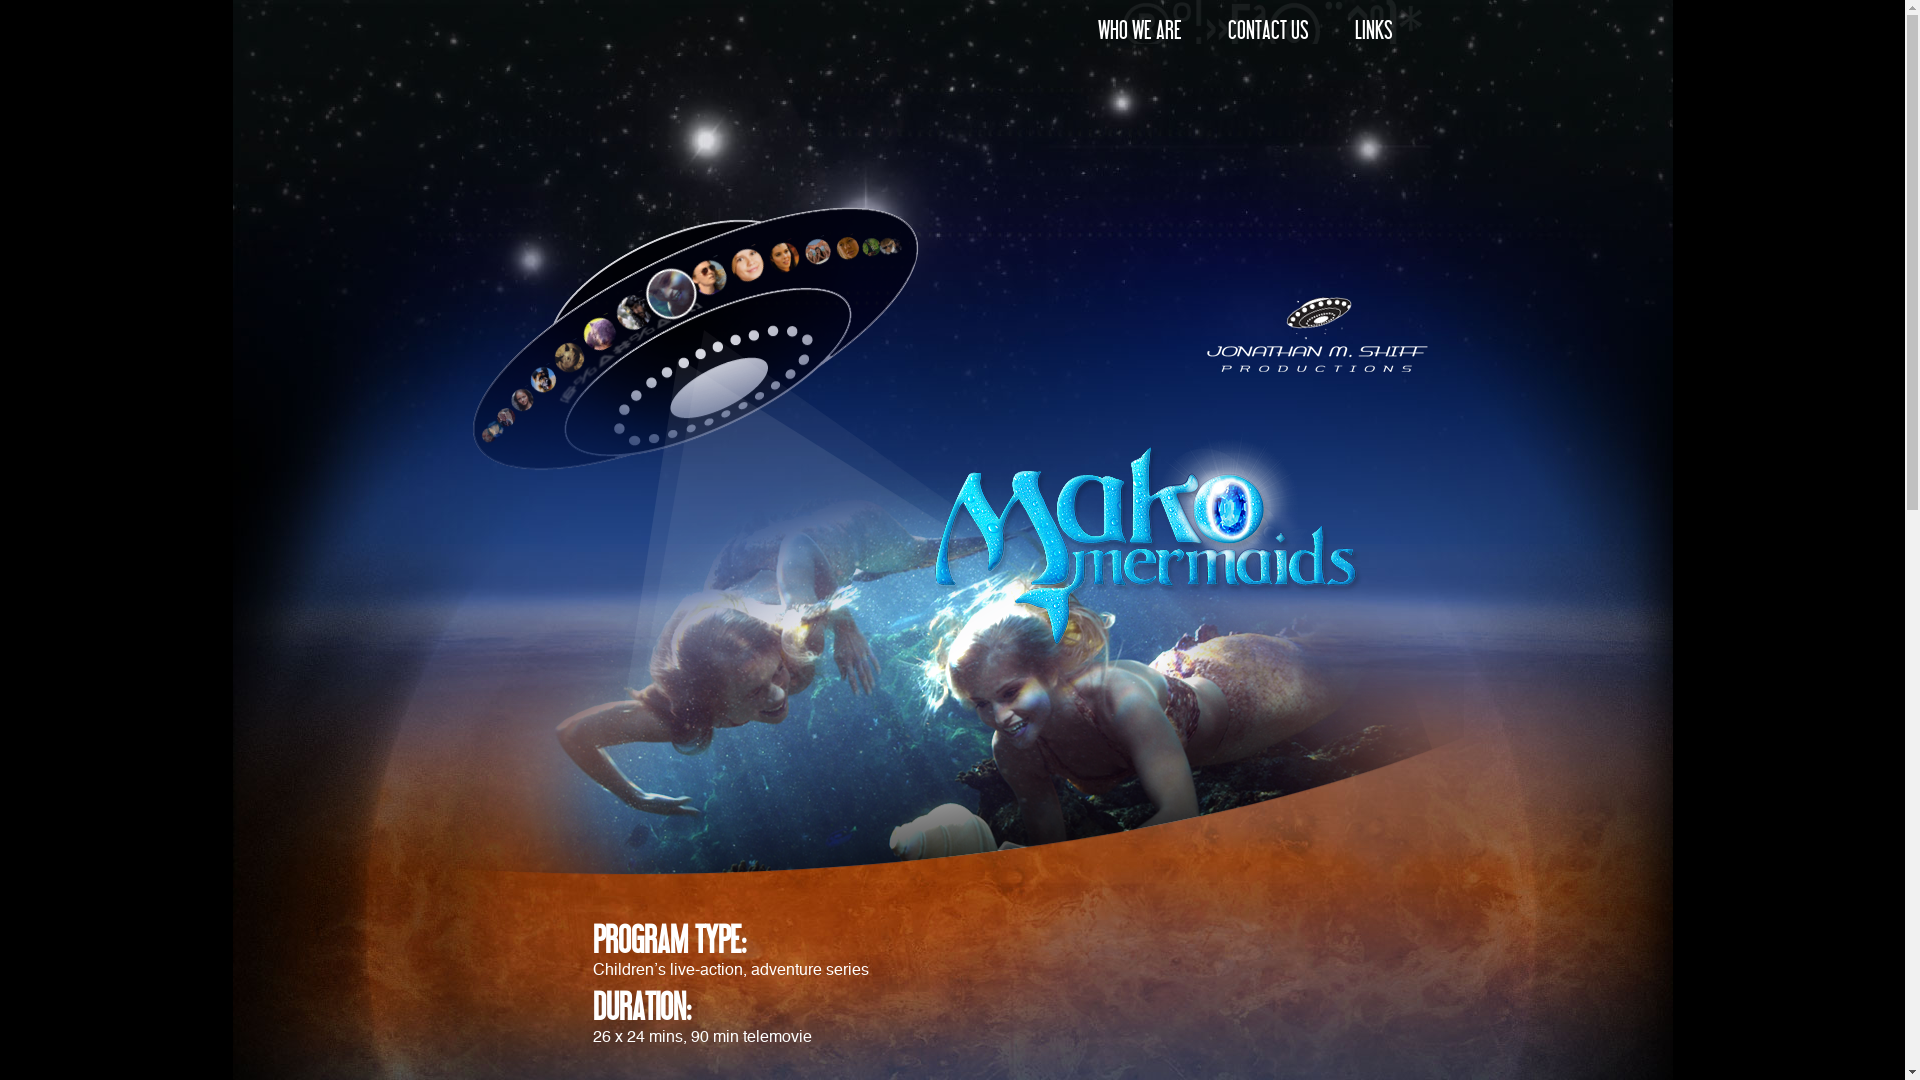  What do you see at coordinates (627, 313) in the screenshot?
I see `'The Pandas'` at bounding box center [627, 313].